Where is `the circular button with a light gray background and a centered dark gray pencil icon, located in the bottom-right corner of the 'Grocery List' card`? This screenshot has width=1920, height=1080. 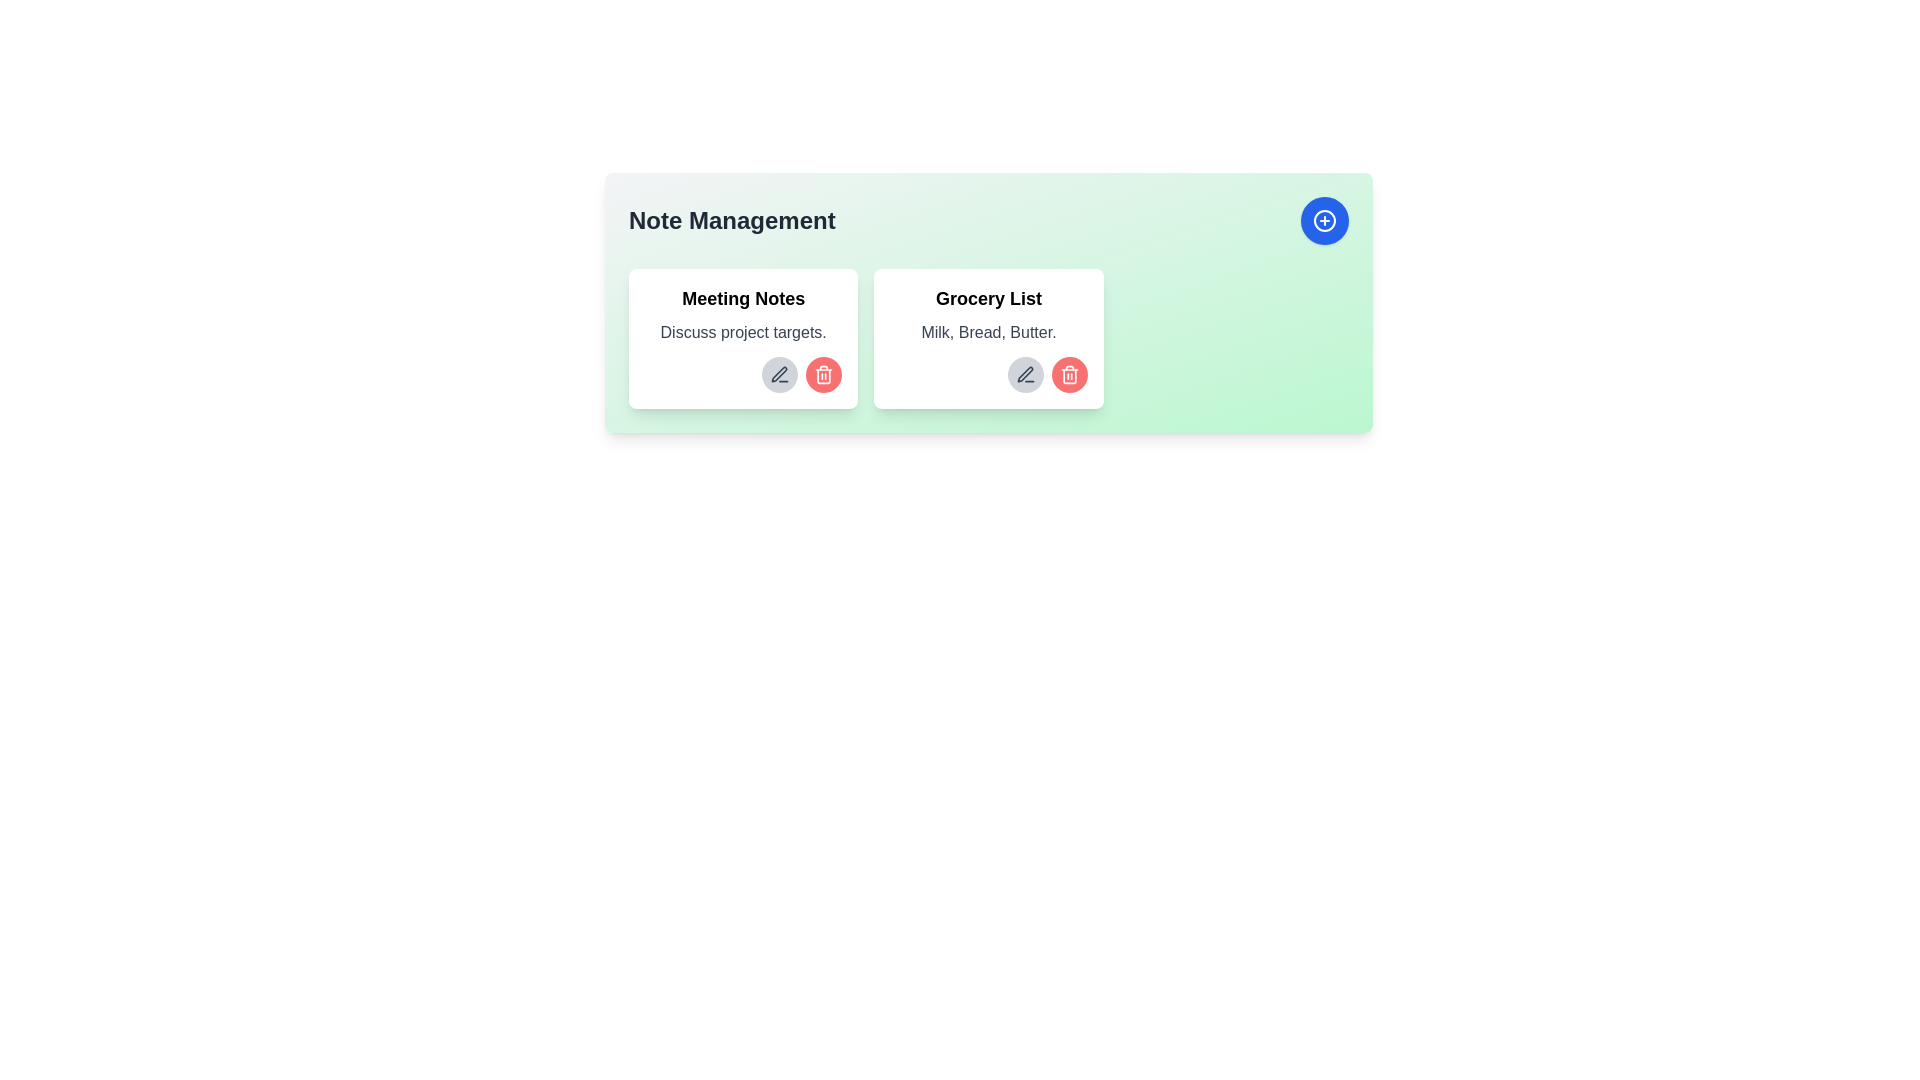 the circular button with a light gray background and a centered dark gray pencil icon, located in the bottom-right corner of the 'Grocery List' card is located at coordinates (1025, 374).